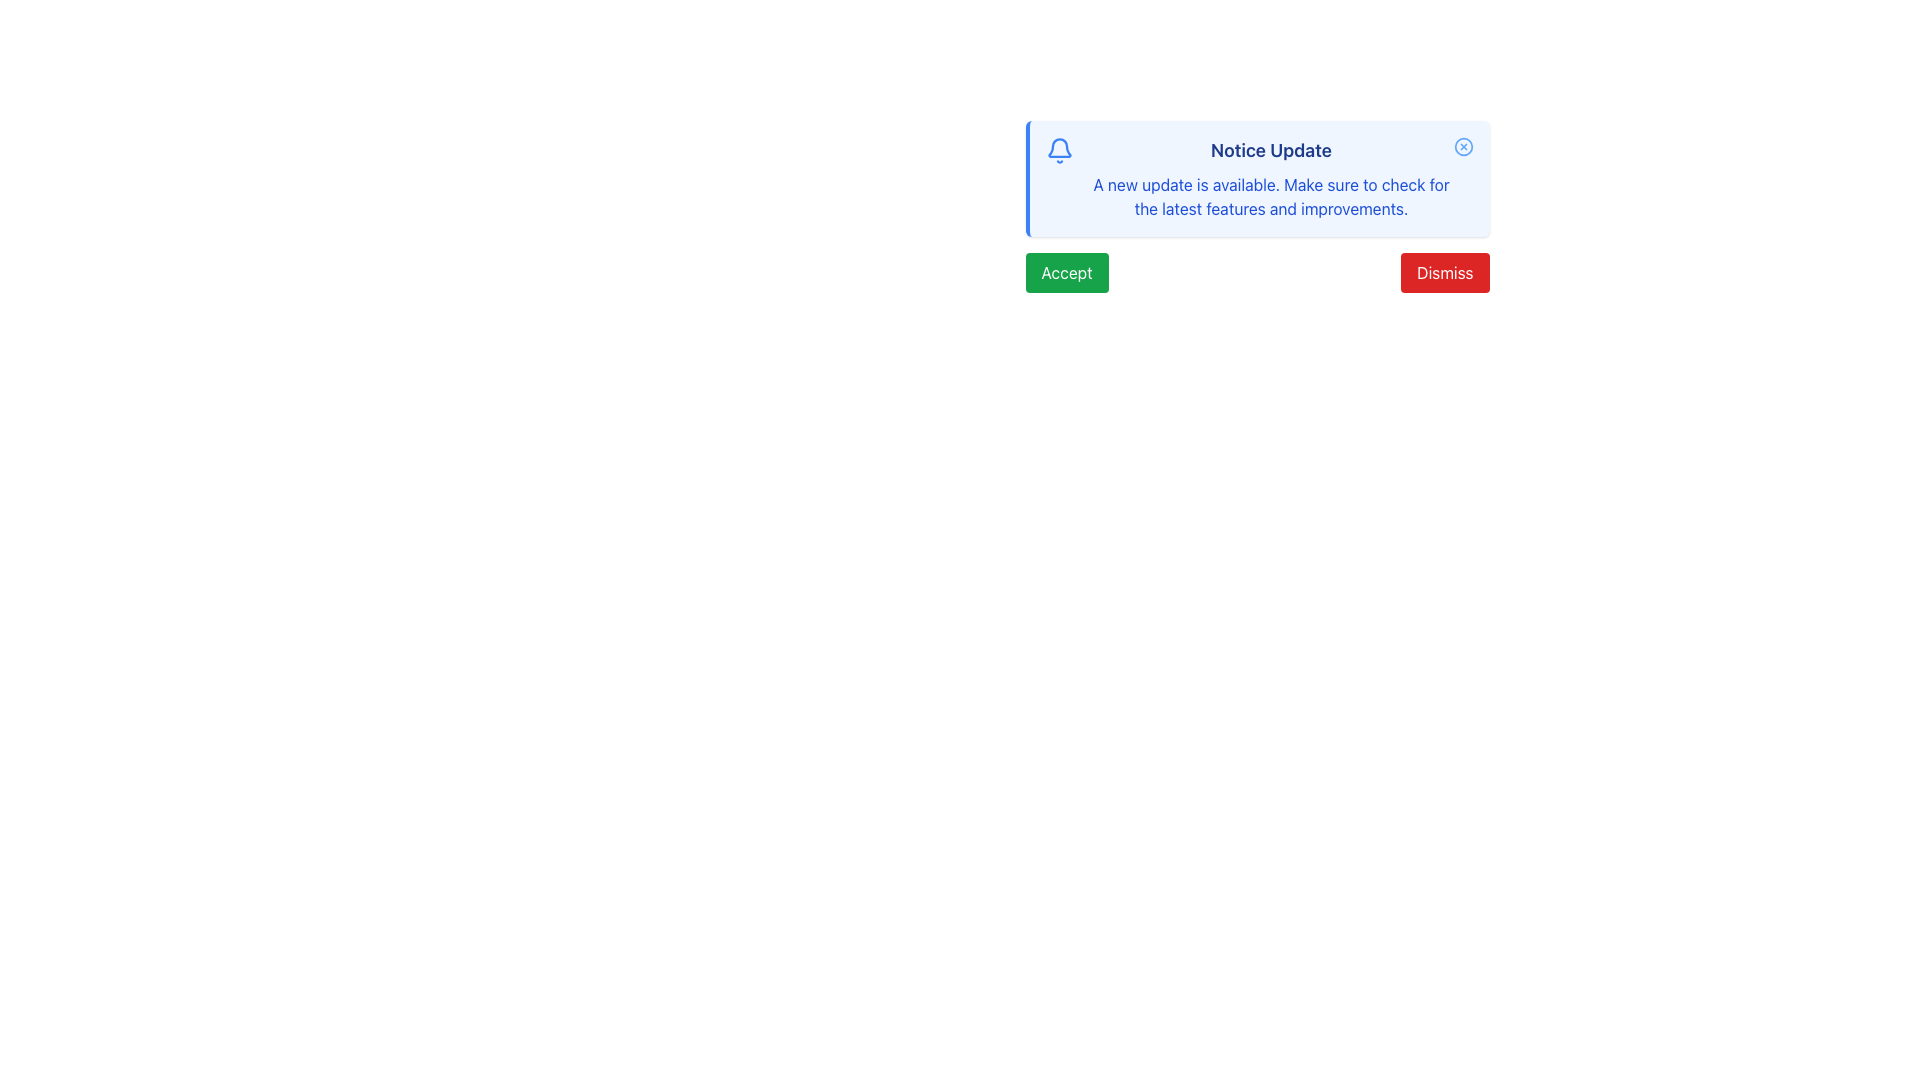 Image resolution: width=1920 pixels, height=1080 pixels. Describe the element at coordinates (1058, 147) in the screenshot. I see `the notification icon located on the left side of the notification banner, adjacent to the title 'Notice Update'` at that location.